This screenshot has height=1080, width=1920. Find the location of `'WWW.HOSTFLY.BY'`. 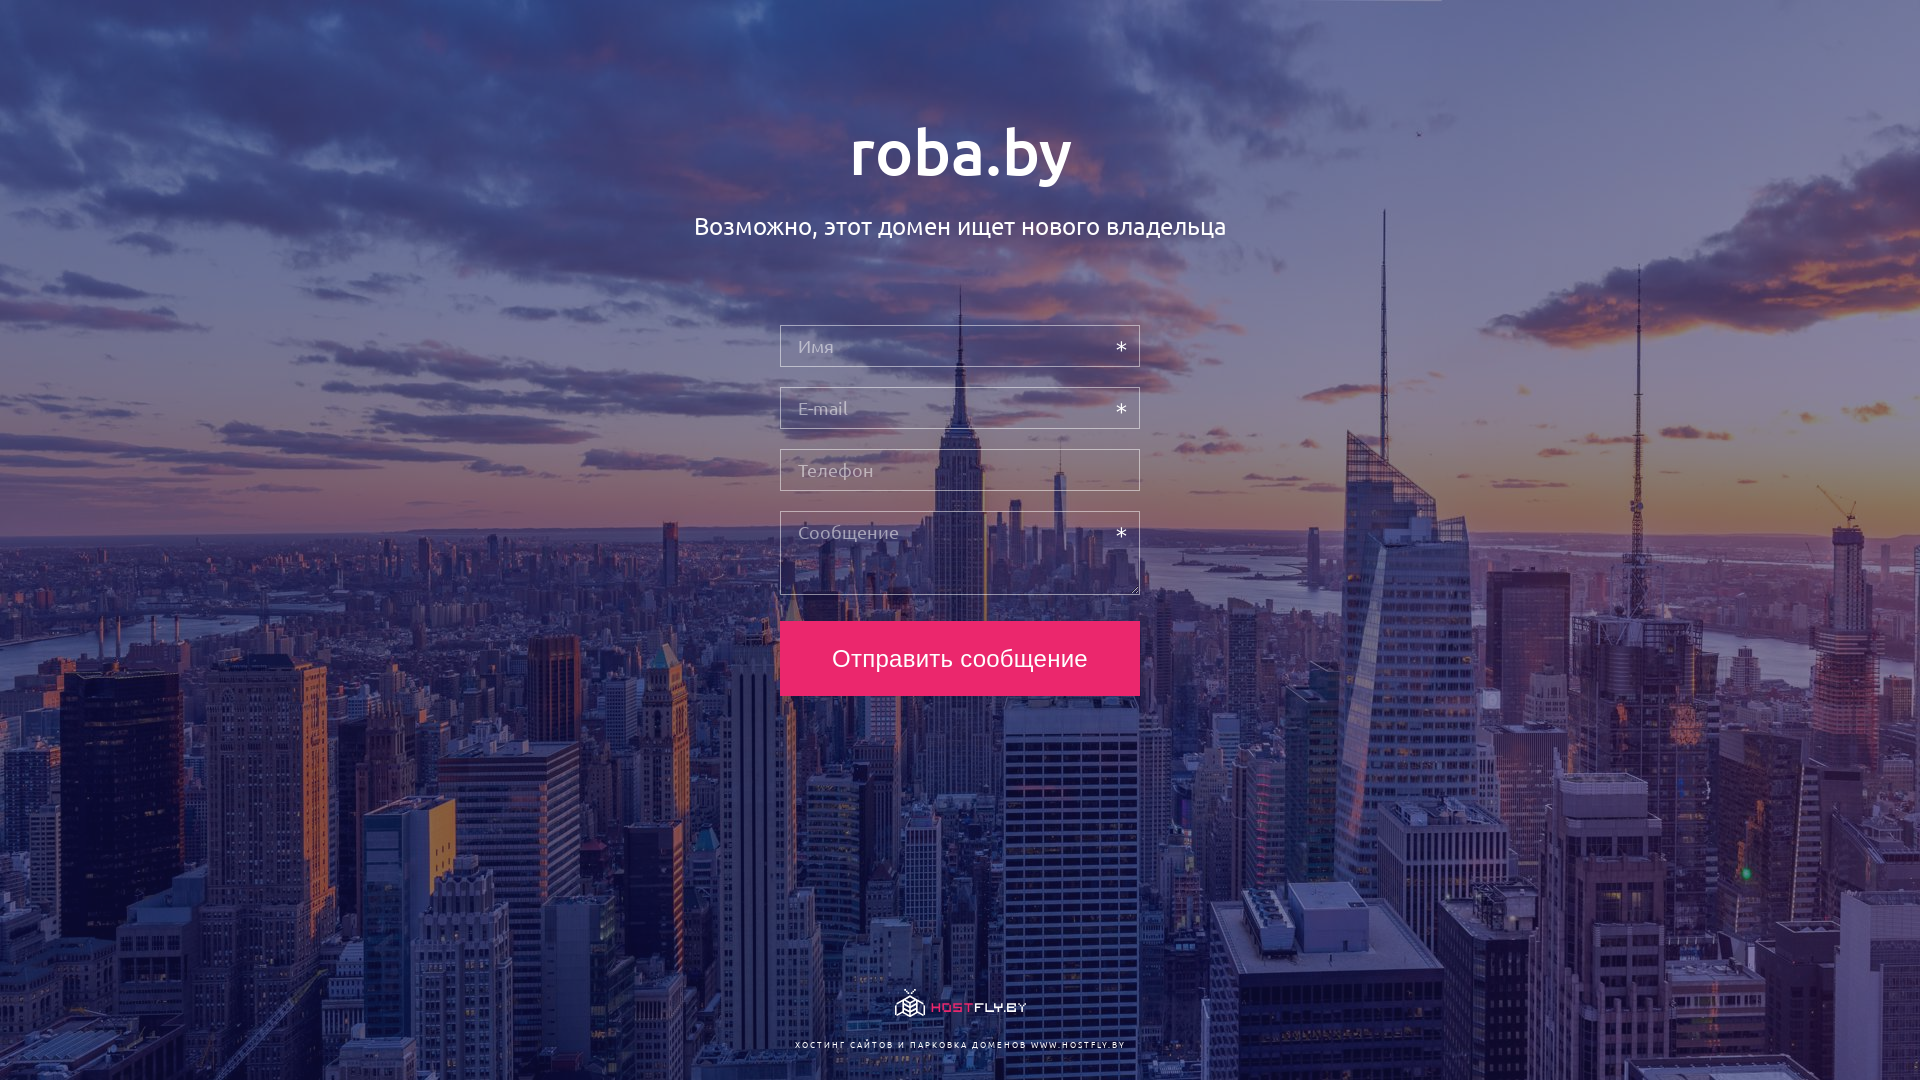

'WWW.HOSTFLY.BY' is located at coordinates (1076, 1043).